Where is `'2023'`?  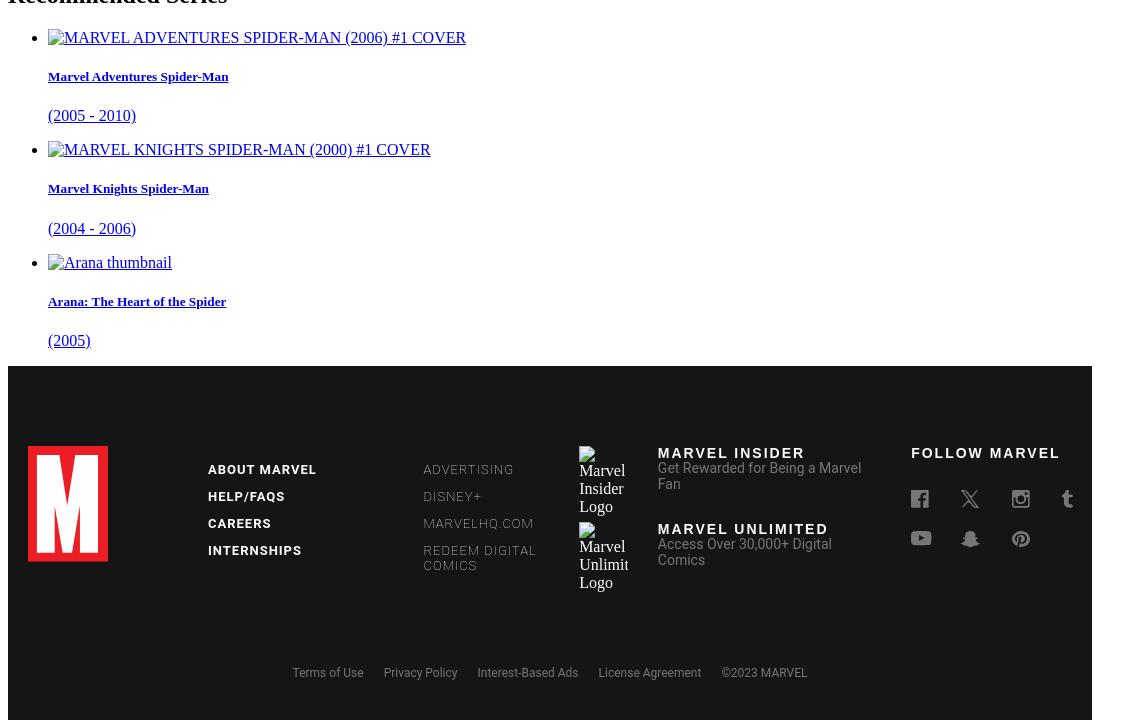
'2023' is located at coordinates (743, 672).